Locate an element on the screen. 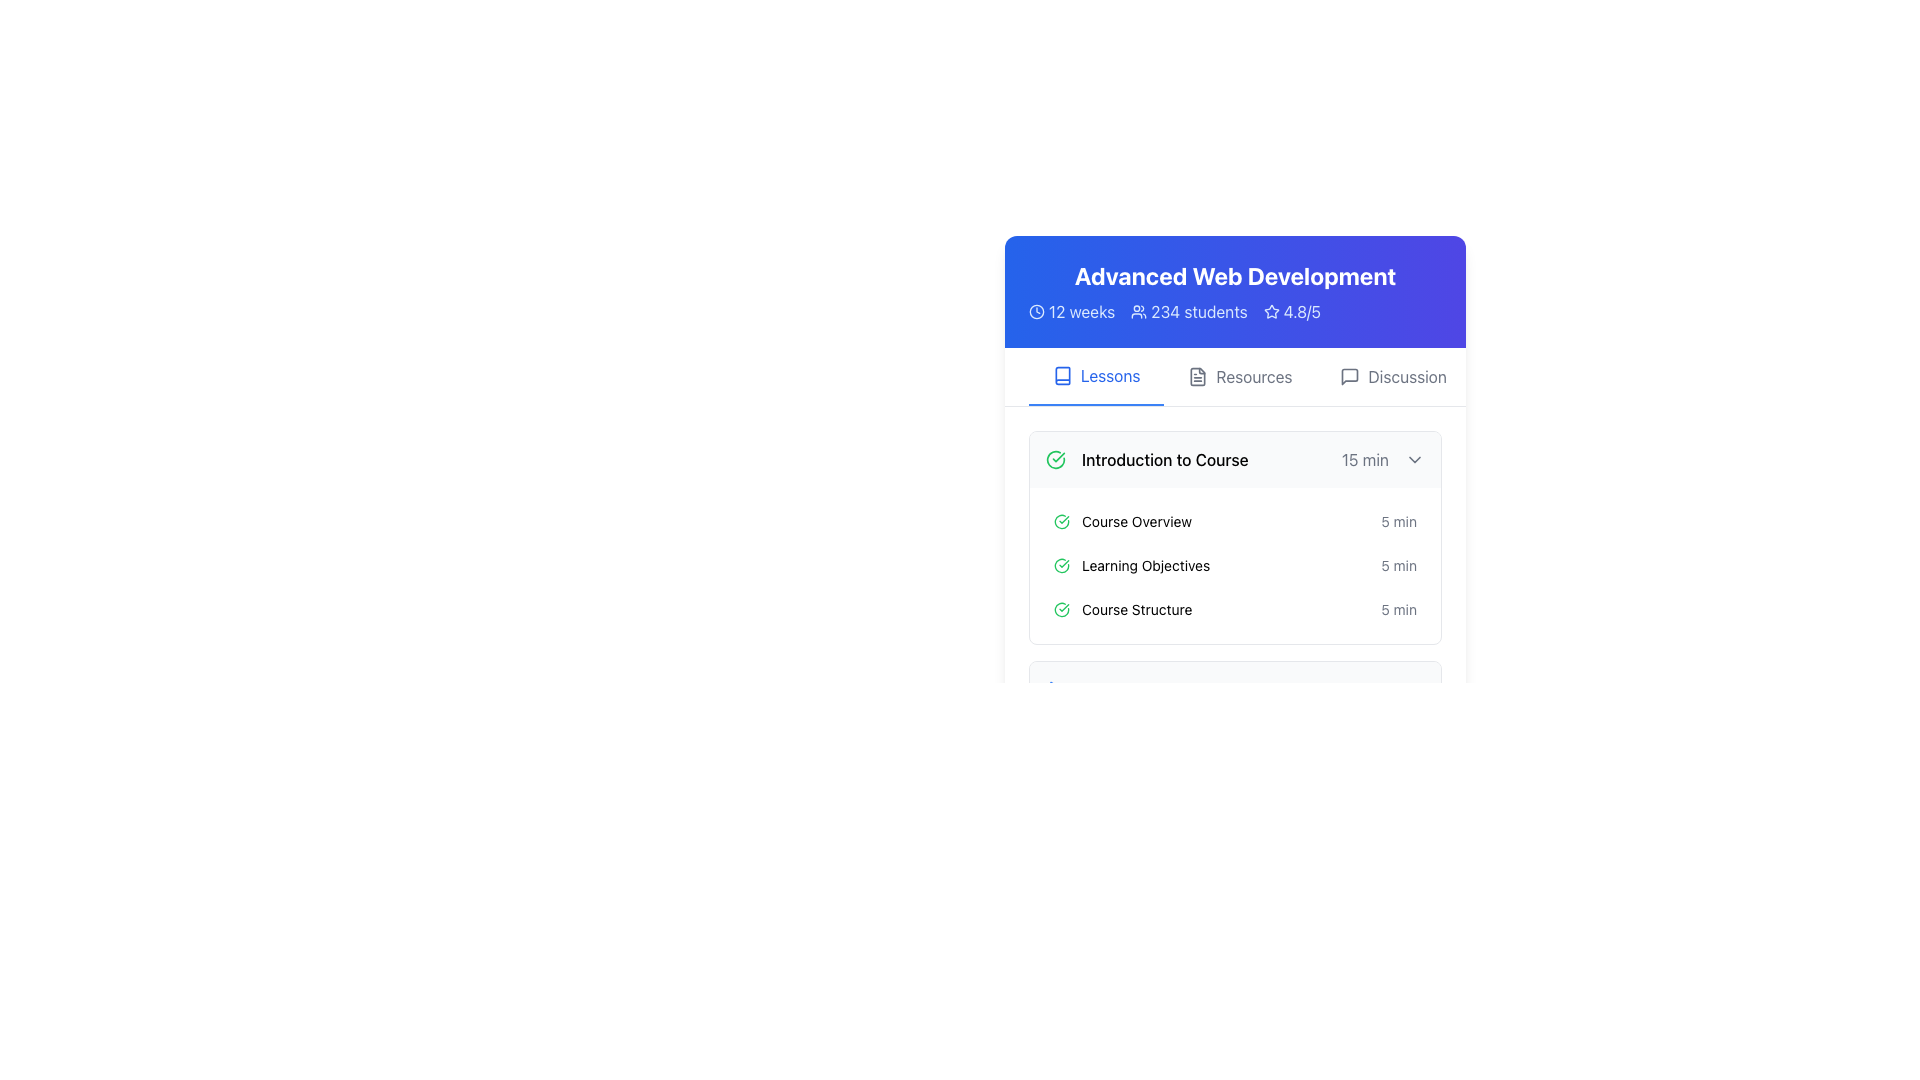 This screenshot has height=1080, width=1920. the 'Course Structure' text, which is the third item in the 'Introduction to Course' section is located at coordinates (1123, 608).